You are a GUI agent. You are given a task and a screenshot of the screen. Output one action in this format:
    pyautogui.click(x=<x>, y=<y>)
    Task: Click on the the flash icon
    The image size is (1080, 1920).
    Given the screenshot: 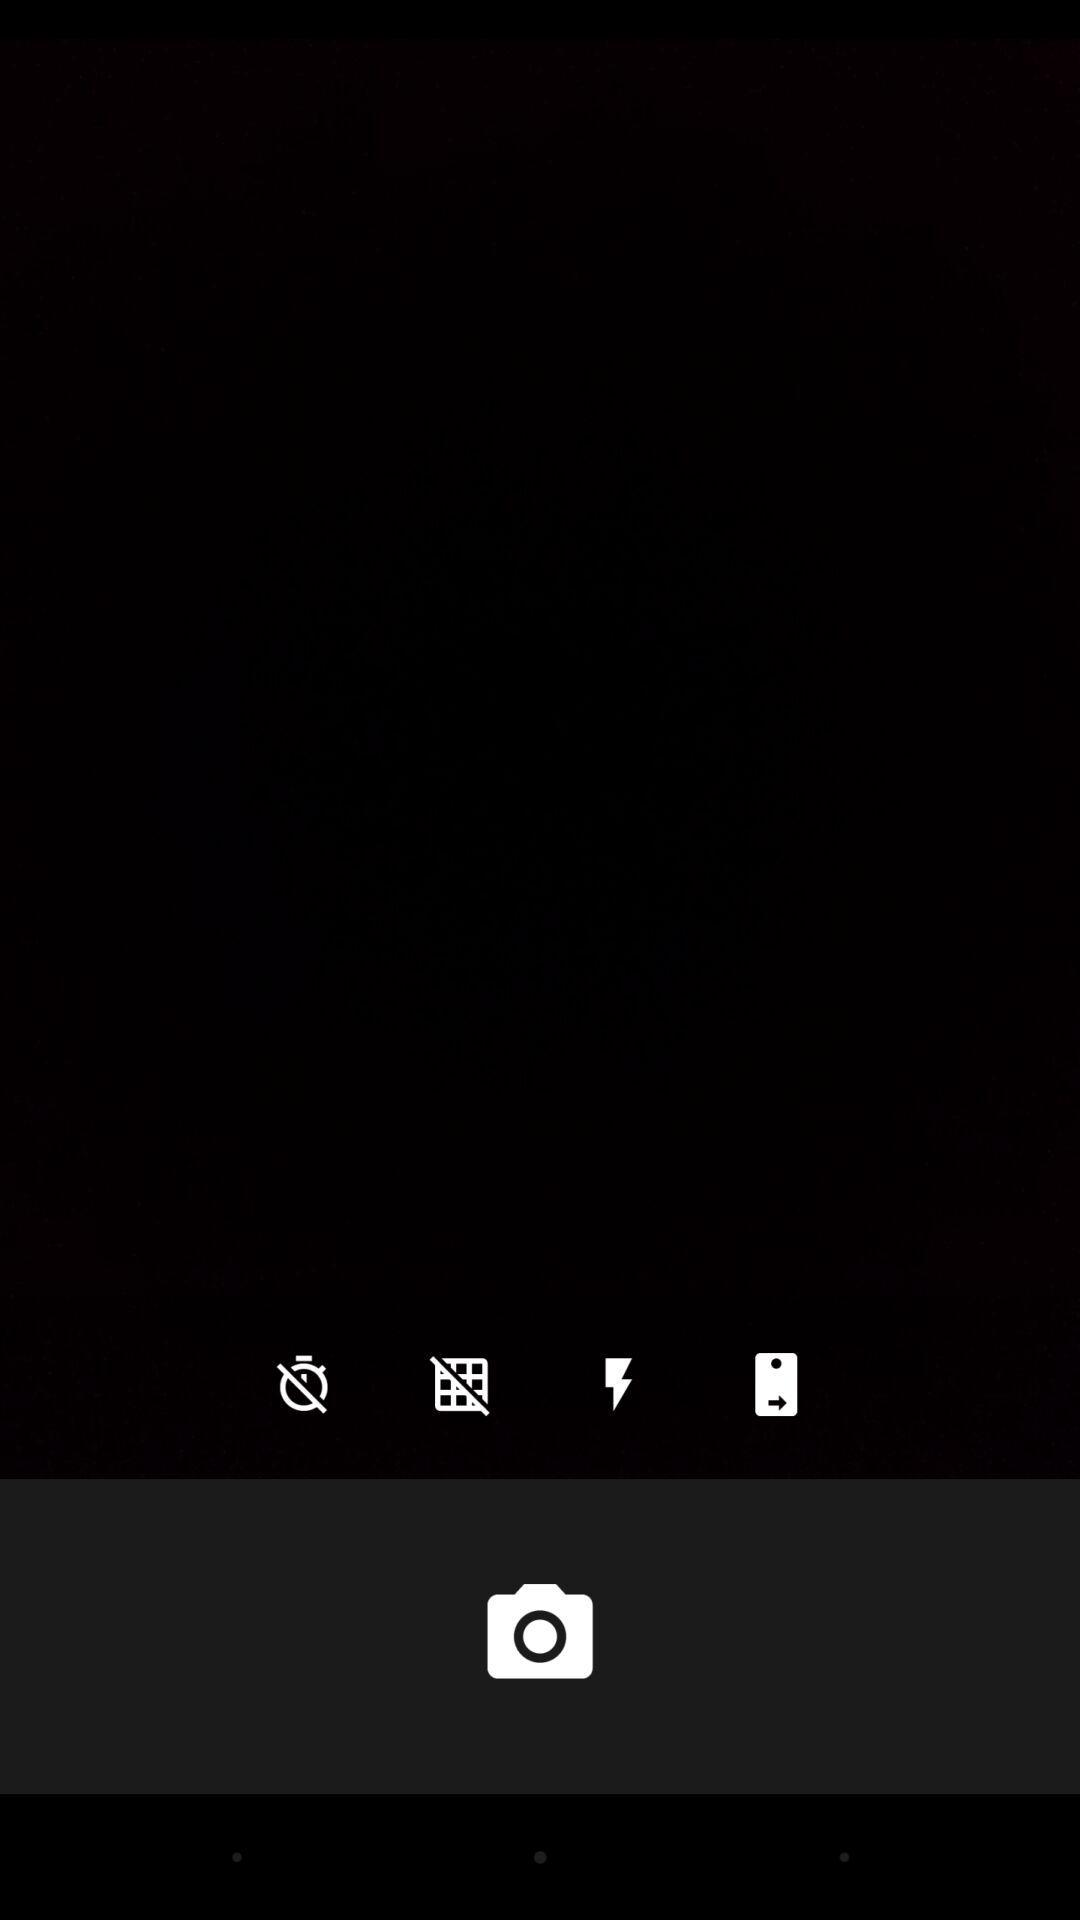 What is the action you would take?
    pyautogui.click(x=617, y=1383)
    